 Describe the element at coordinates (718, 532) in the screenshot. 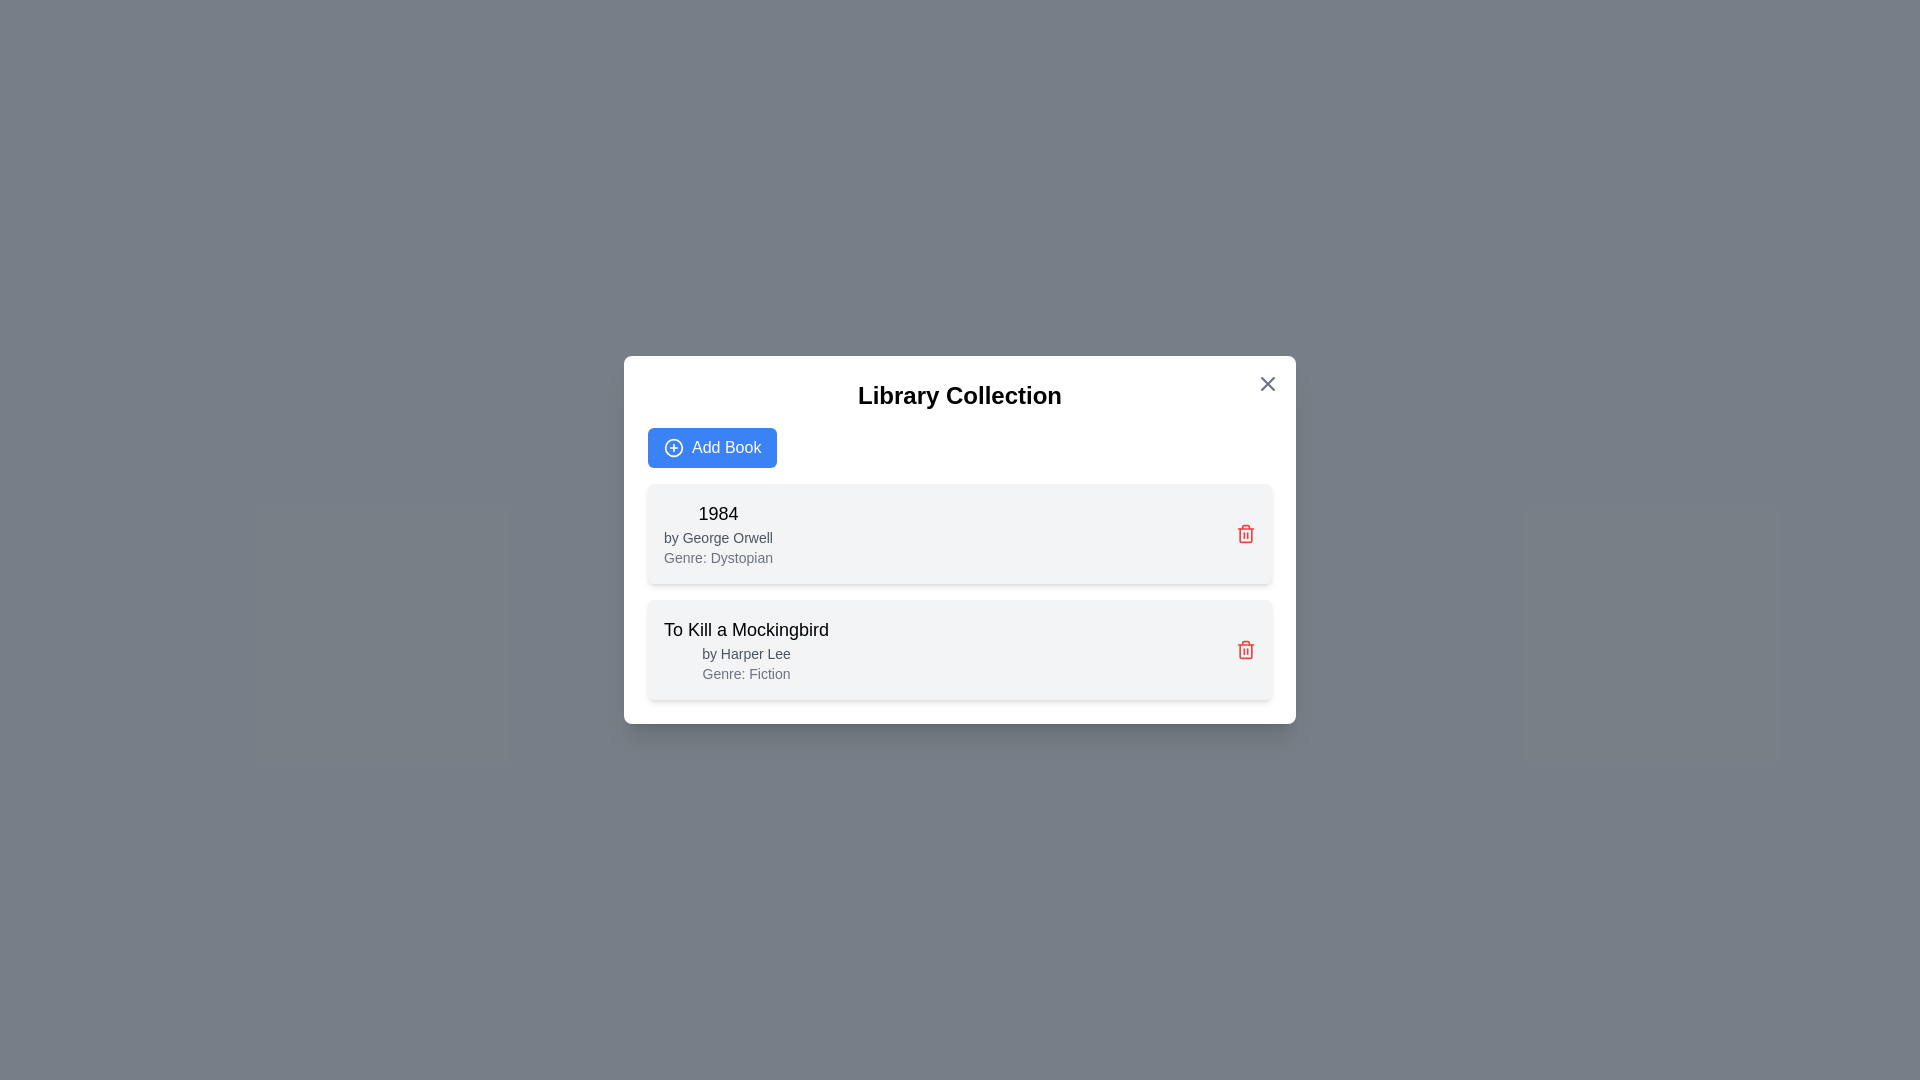

I see `the informational text group displaying '1984' by George Orwell, which is part of the Library Collection modal, positioned above 'To Kill a Mockingbird'` at that location.